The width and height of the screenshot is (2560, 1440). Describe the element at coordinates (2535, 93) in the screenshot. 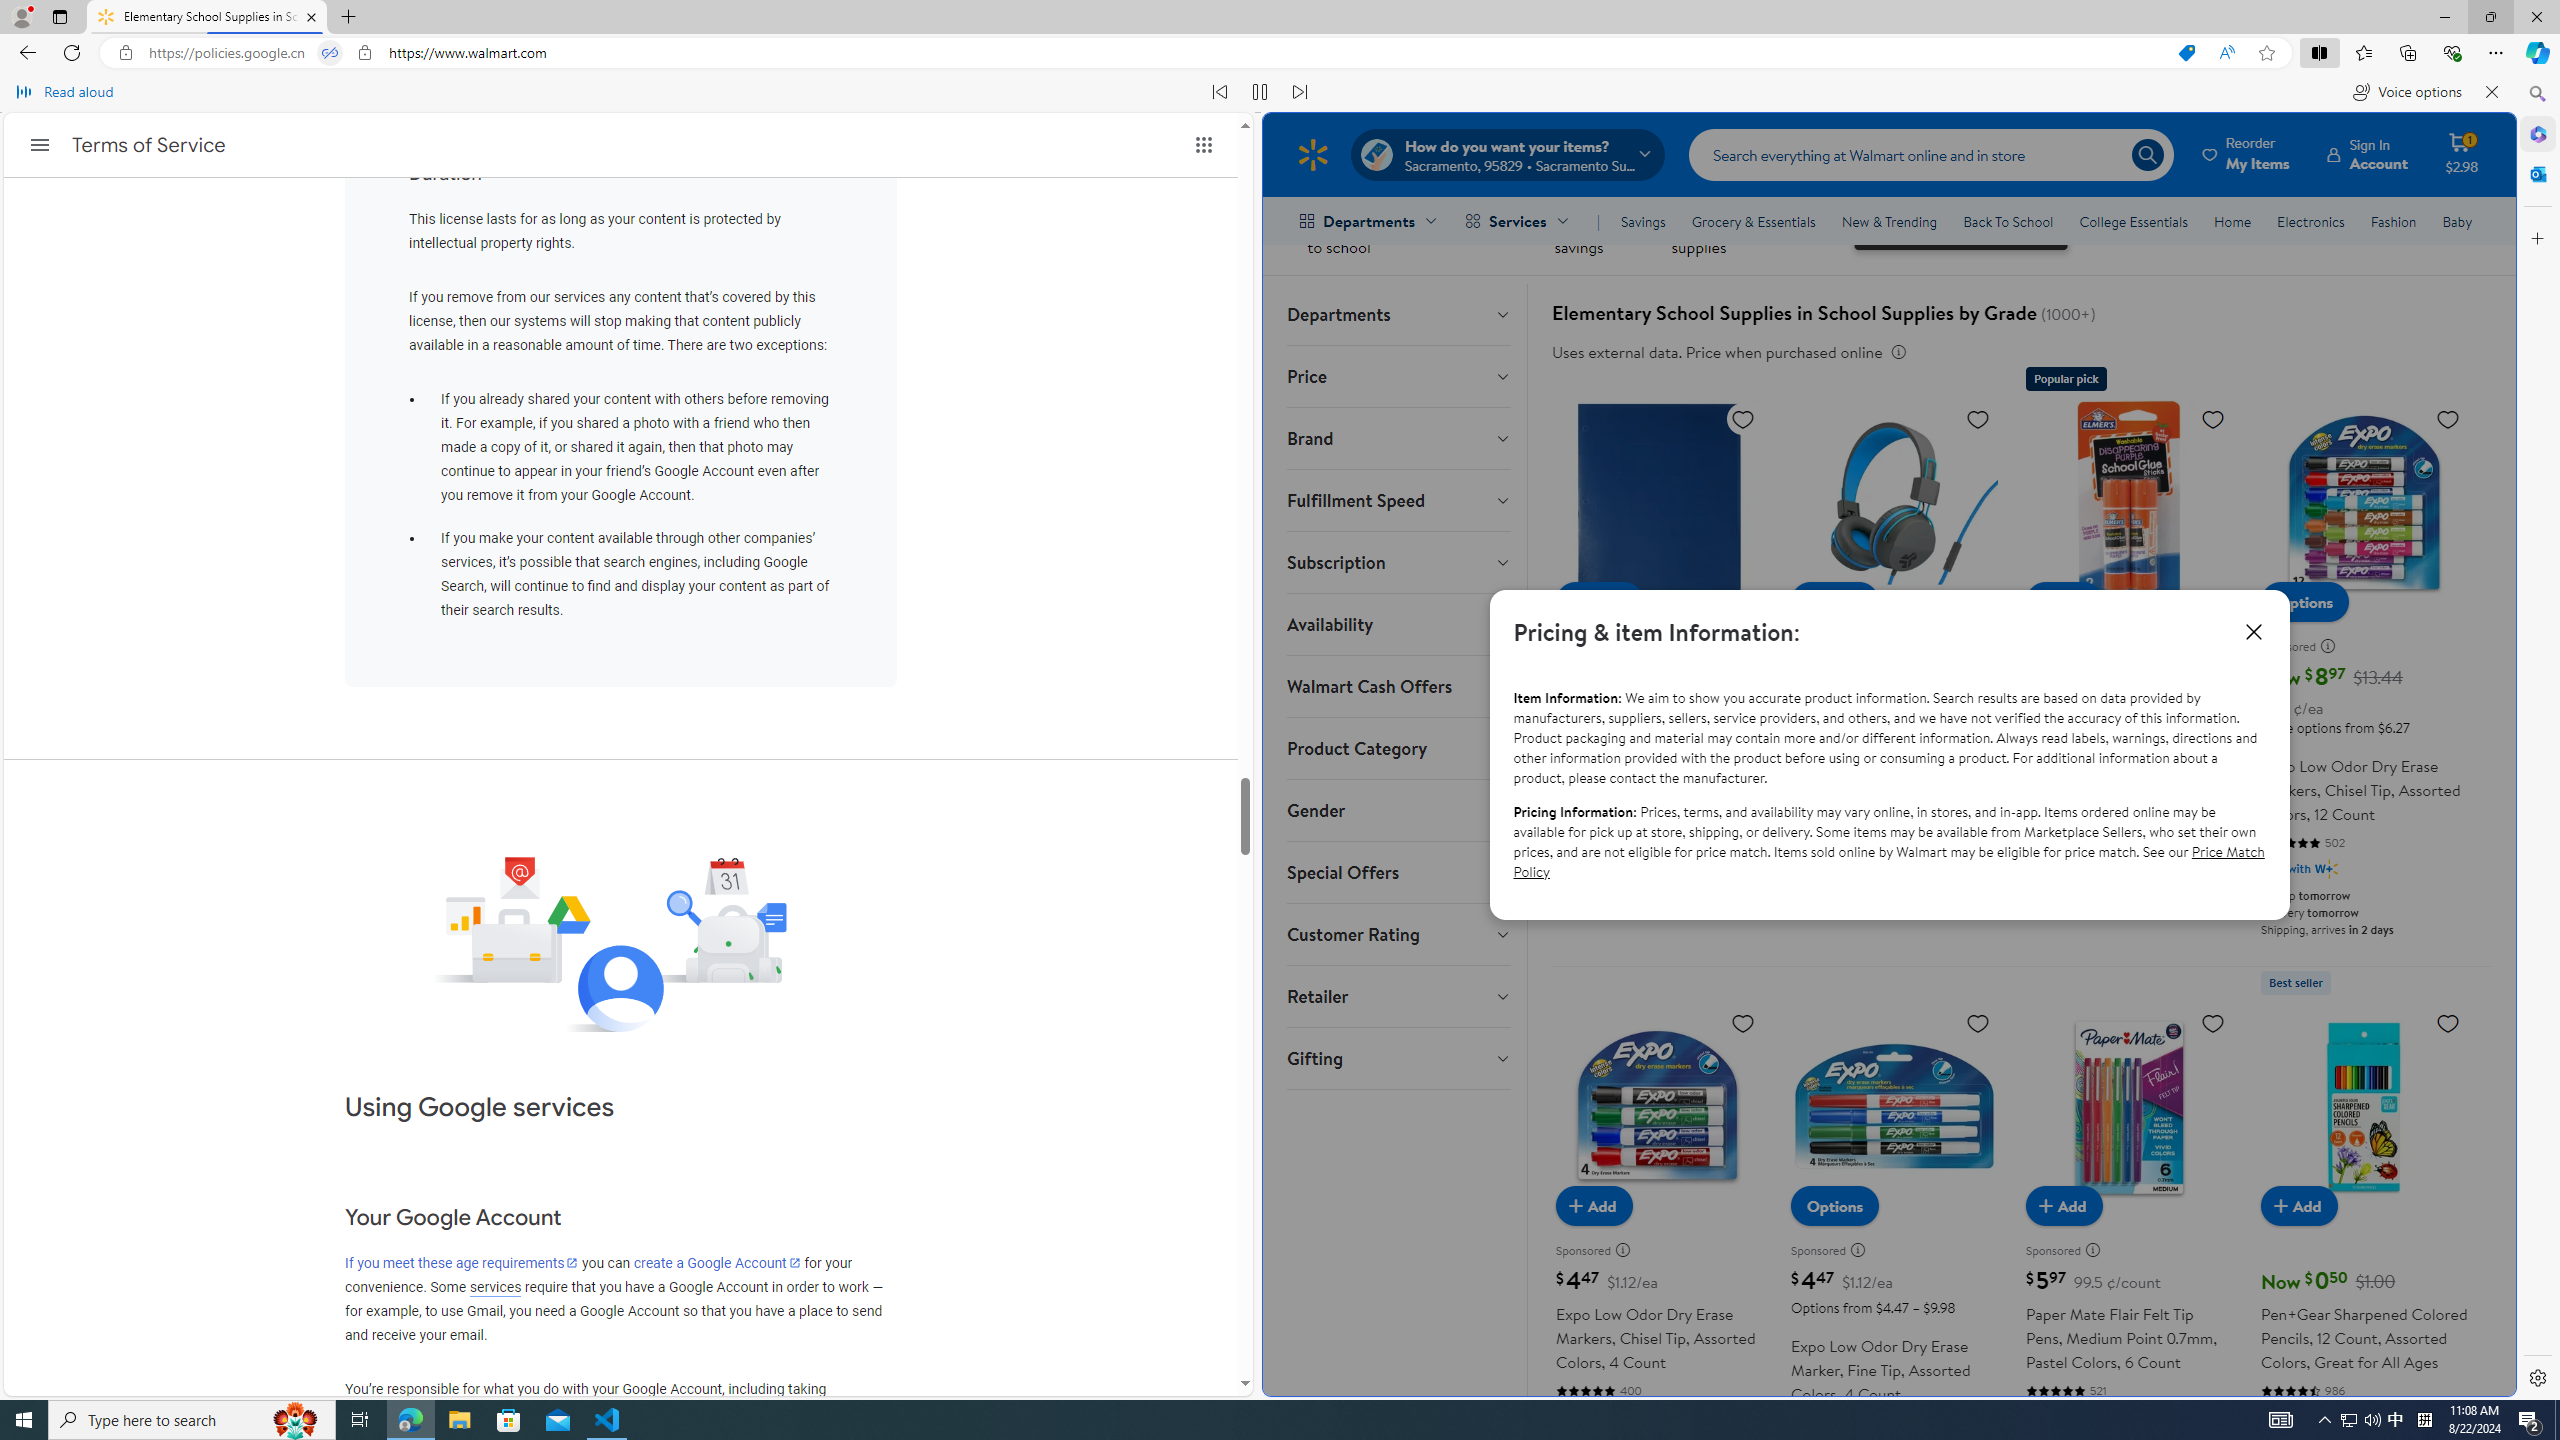

I see `'Close Search pane'` at that location.